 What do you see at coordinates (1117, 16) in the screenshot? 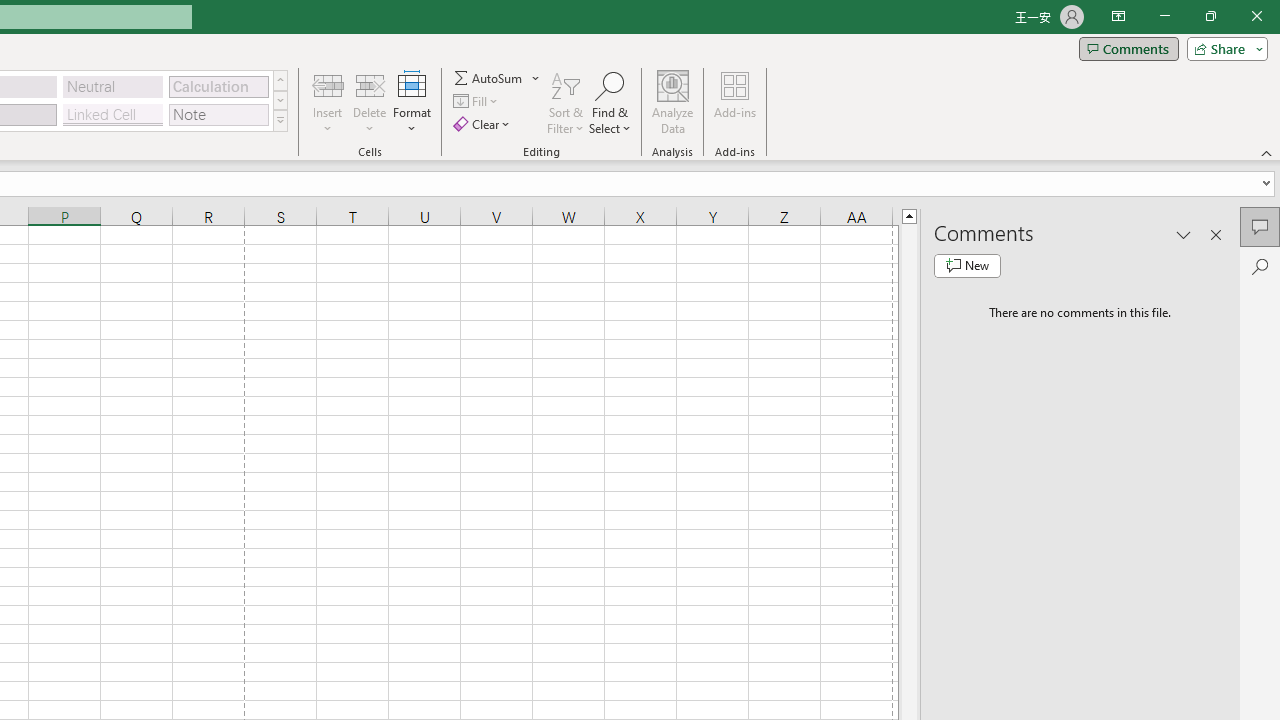
I see `'Ribbon Display Options'` at bounding box center [1117, 16].